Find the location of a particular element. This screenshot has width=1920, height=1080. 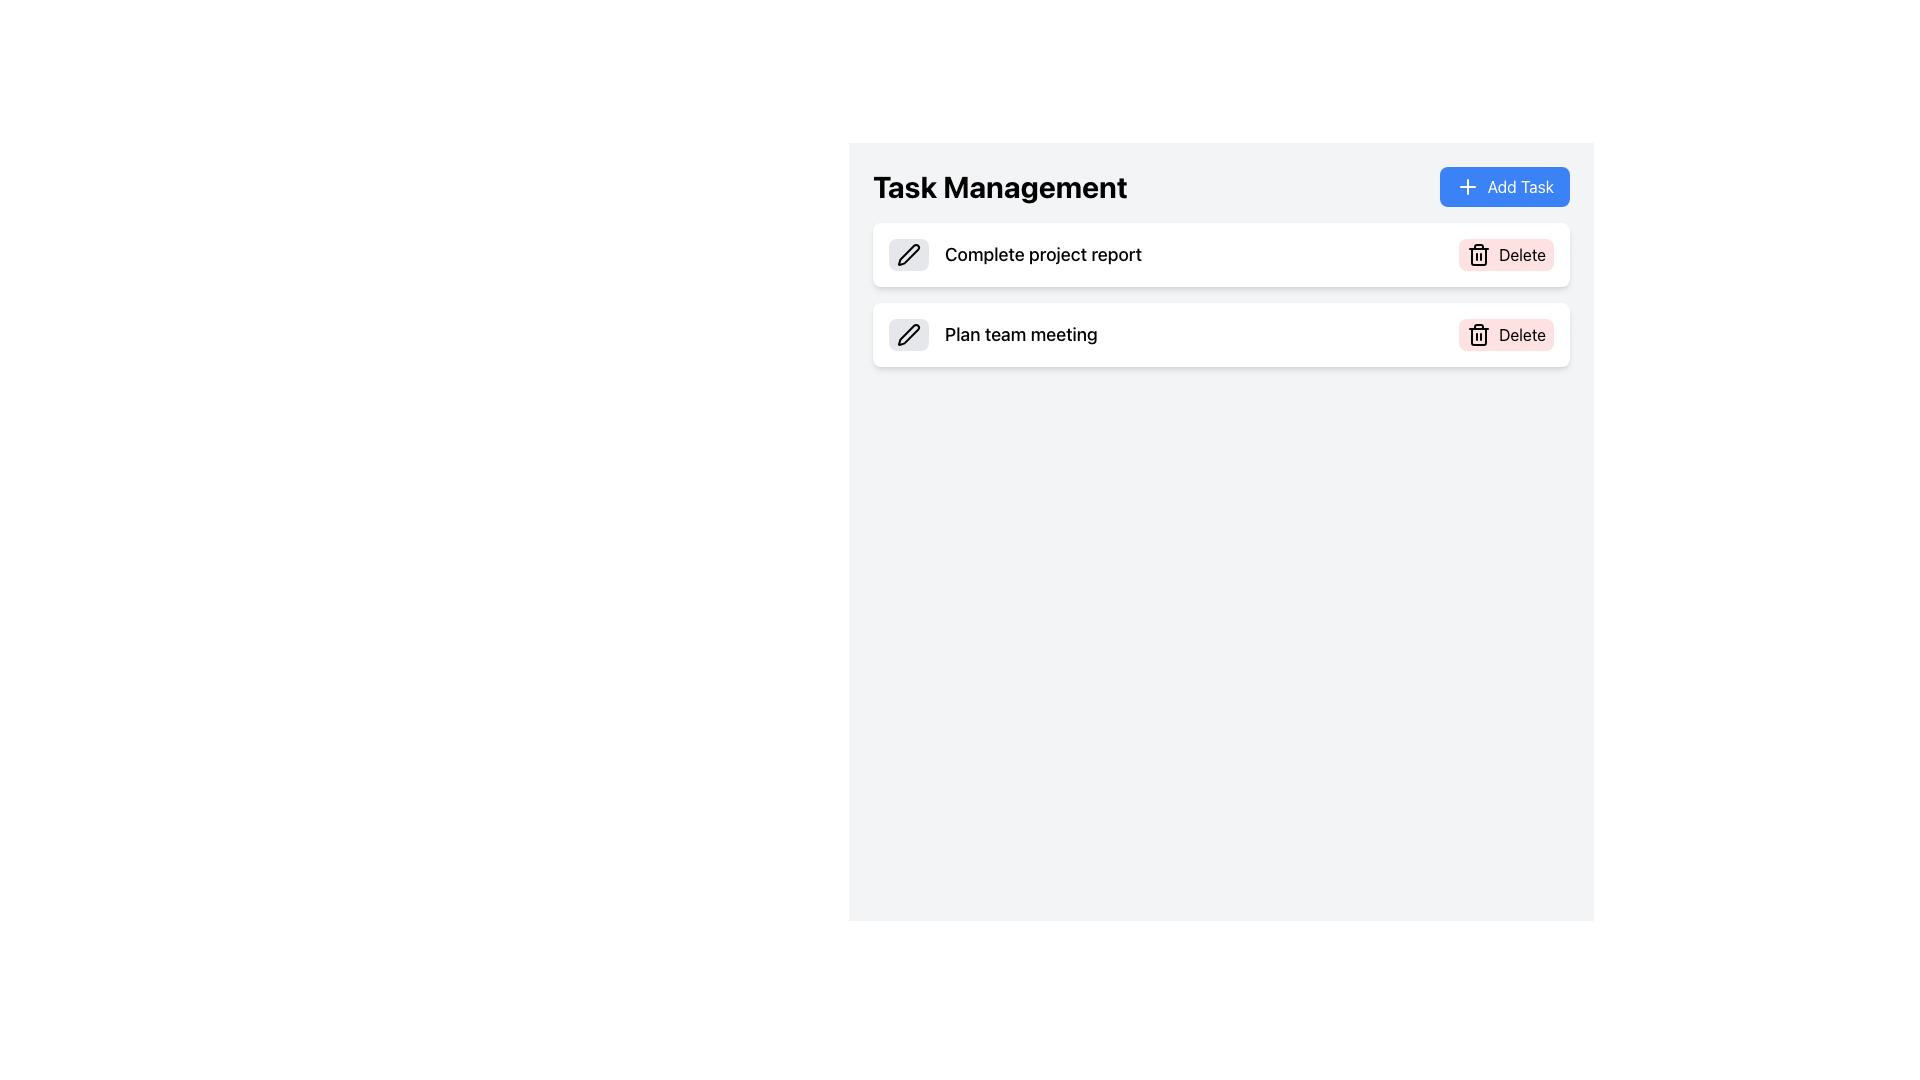

the Plus Icon (SVG) located within the 'Add Task' button in the top-right corner of the interface to trigger possible visual feedback is located at coordinates (1467, 186).